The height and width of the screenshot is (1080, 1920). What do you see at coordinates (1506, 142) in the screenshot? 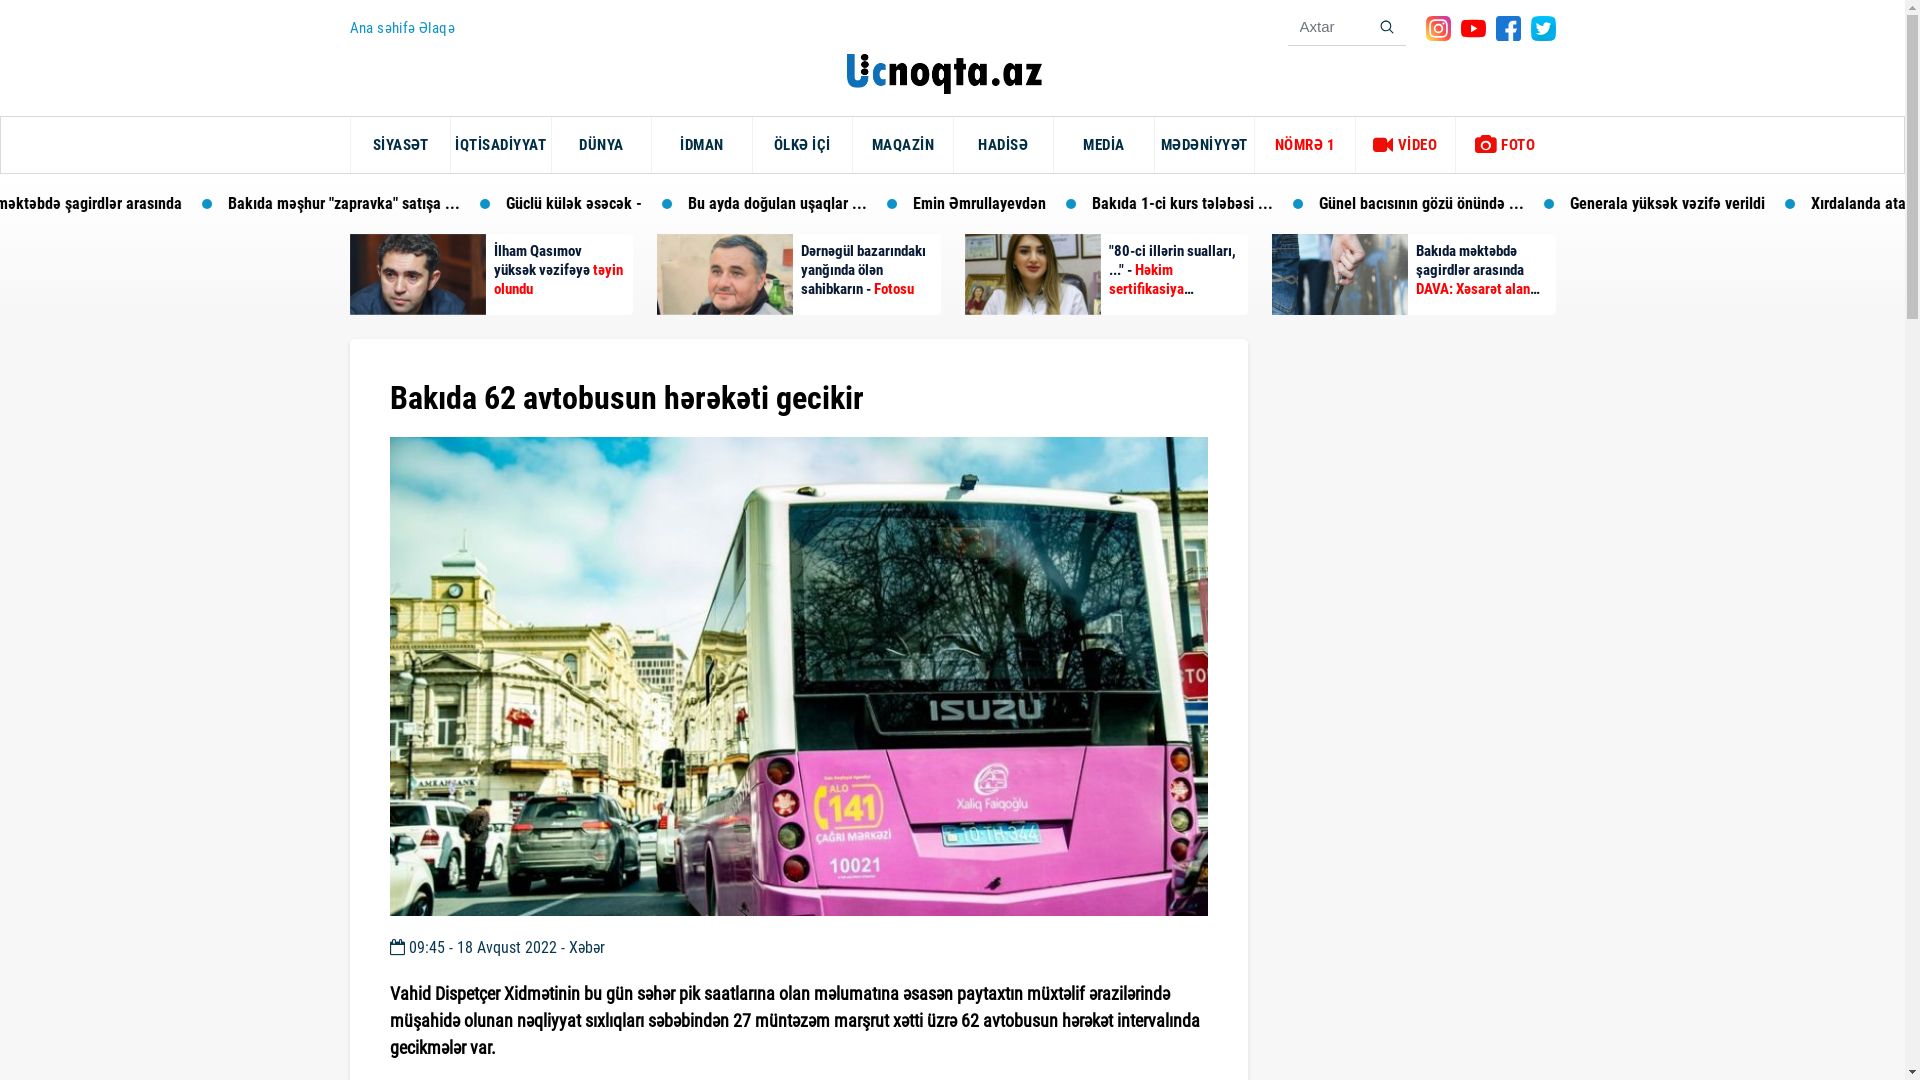
I see `'FOTO'` at bounding box center [1506, 142].